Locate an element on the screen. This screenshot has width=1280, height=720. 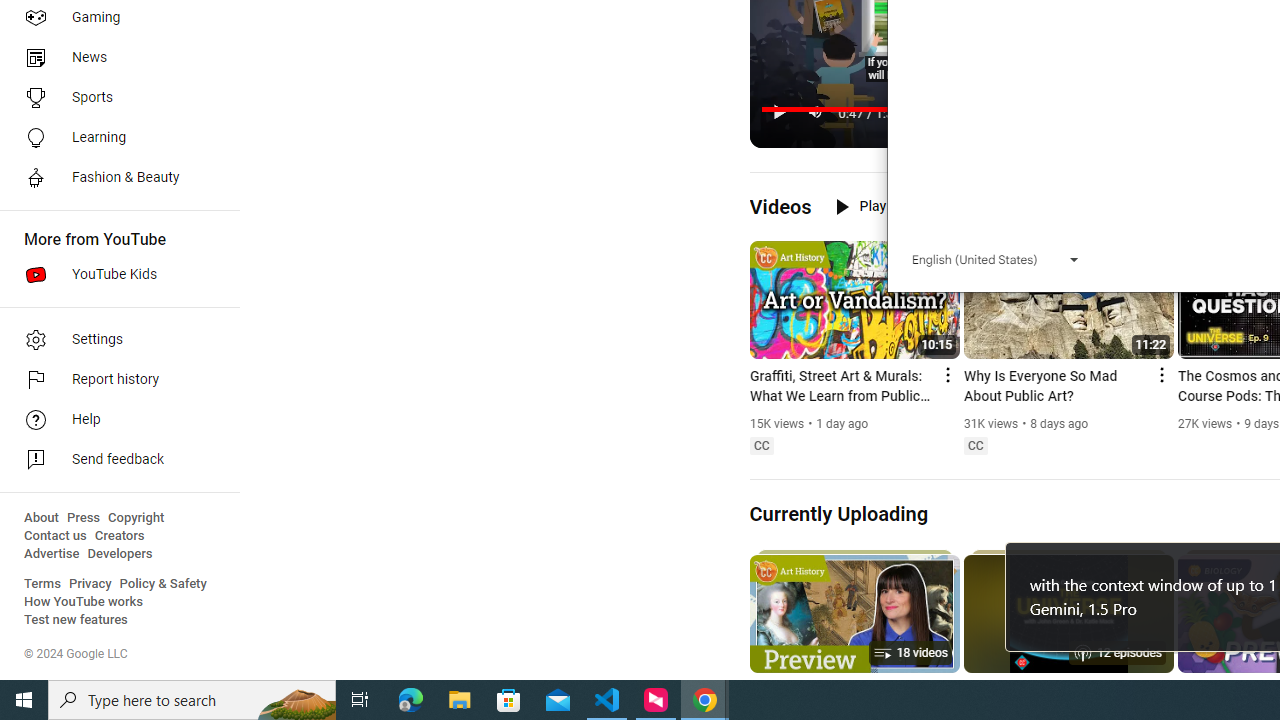
'Sports' is located at coordinates (112, 97).